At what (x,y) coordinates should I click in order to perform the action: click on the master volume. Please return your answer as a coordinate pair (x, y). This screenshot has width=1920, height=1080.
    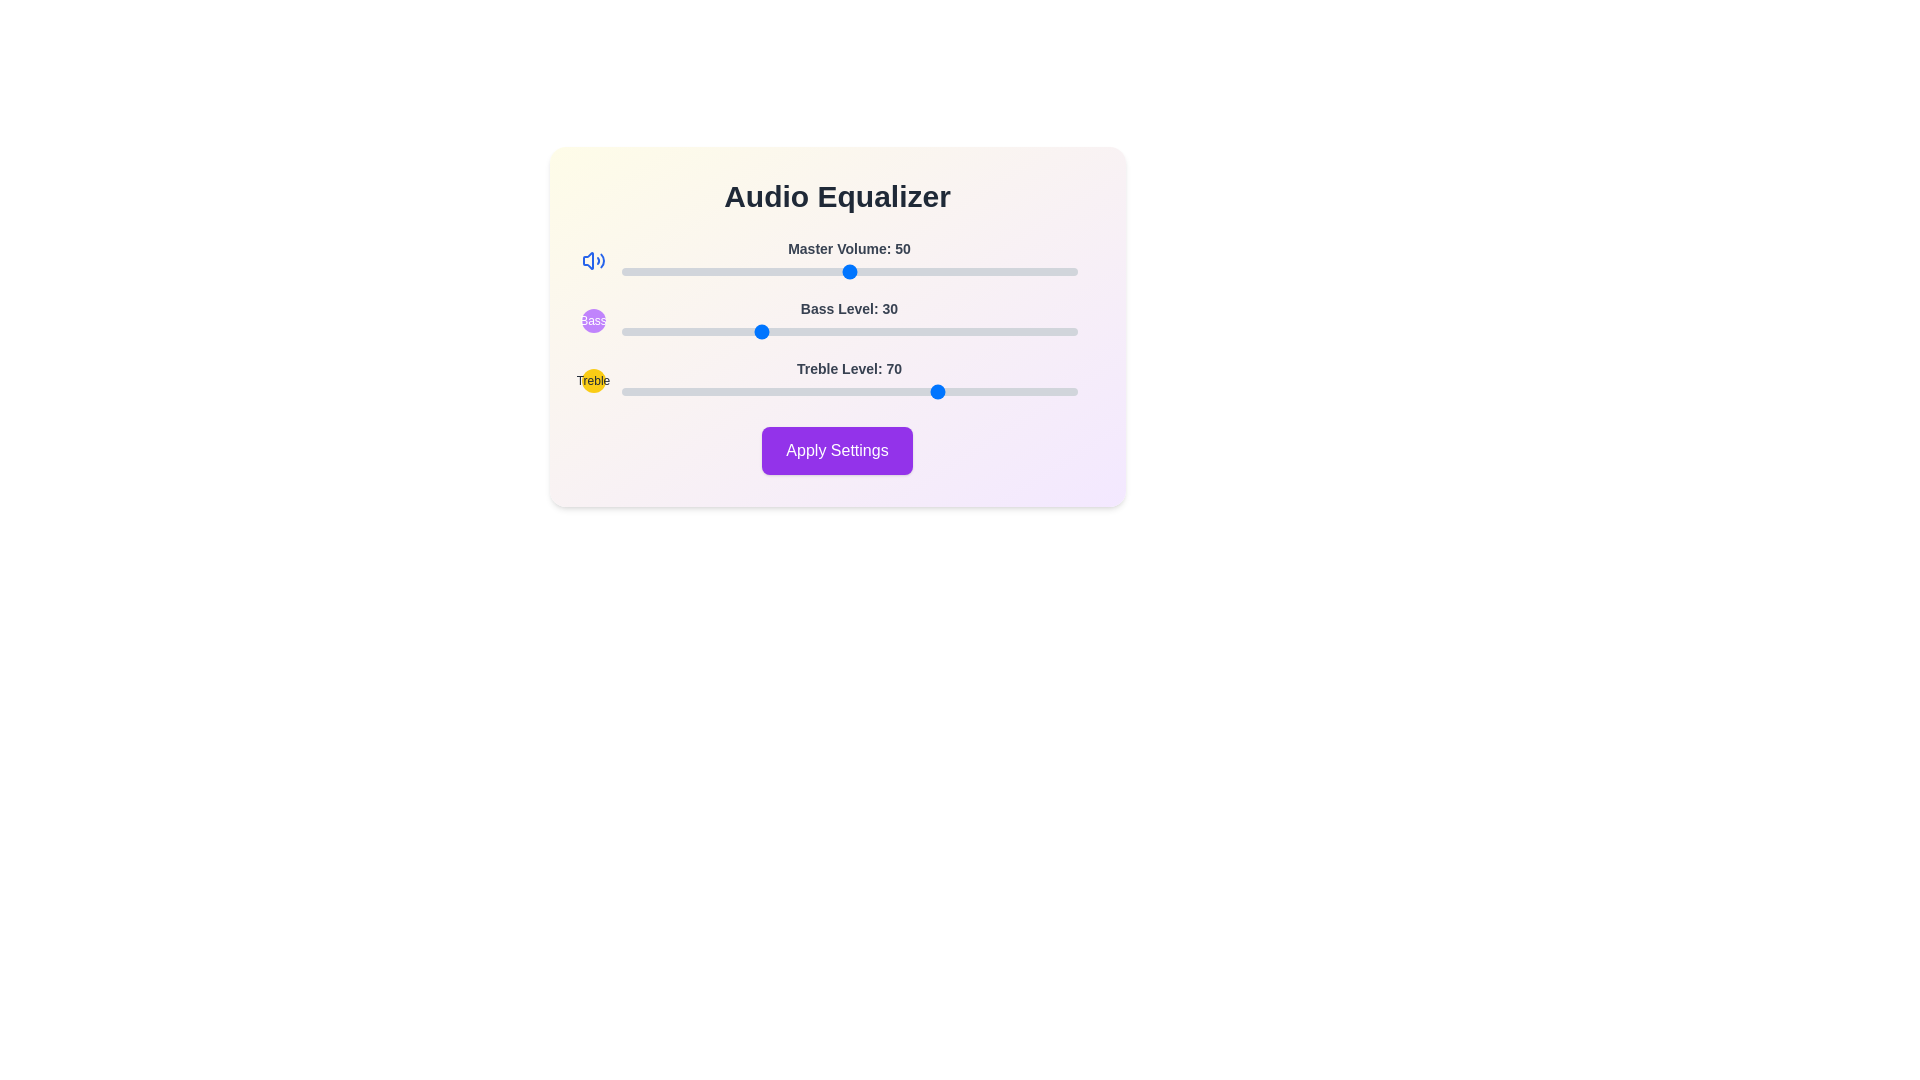
    Looking at the image, I should click on (644, 272).